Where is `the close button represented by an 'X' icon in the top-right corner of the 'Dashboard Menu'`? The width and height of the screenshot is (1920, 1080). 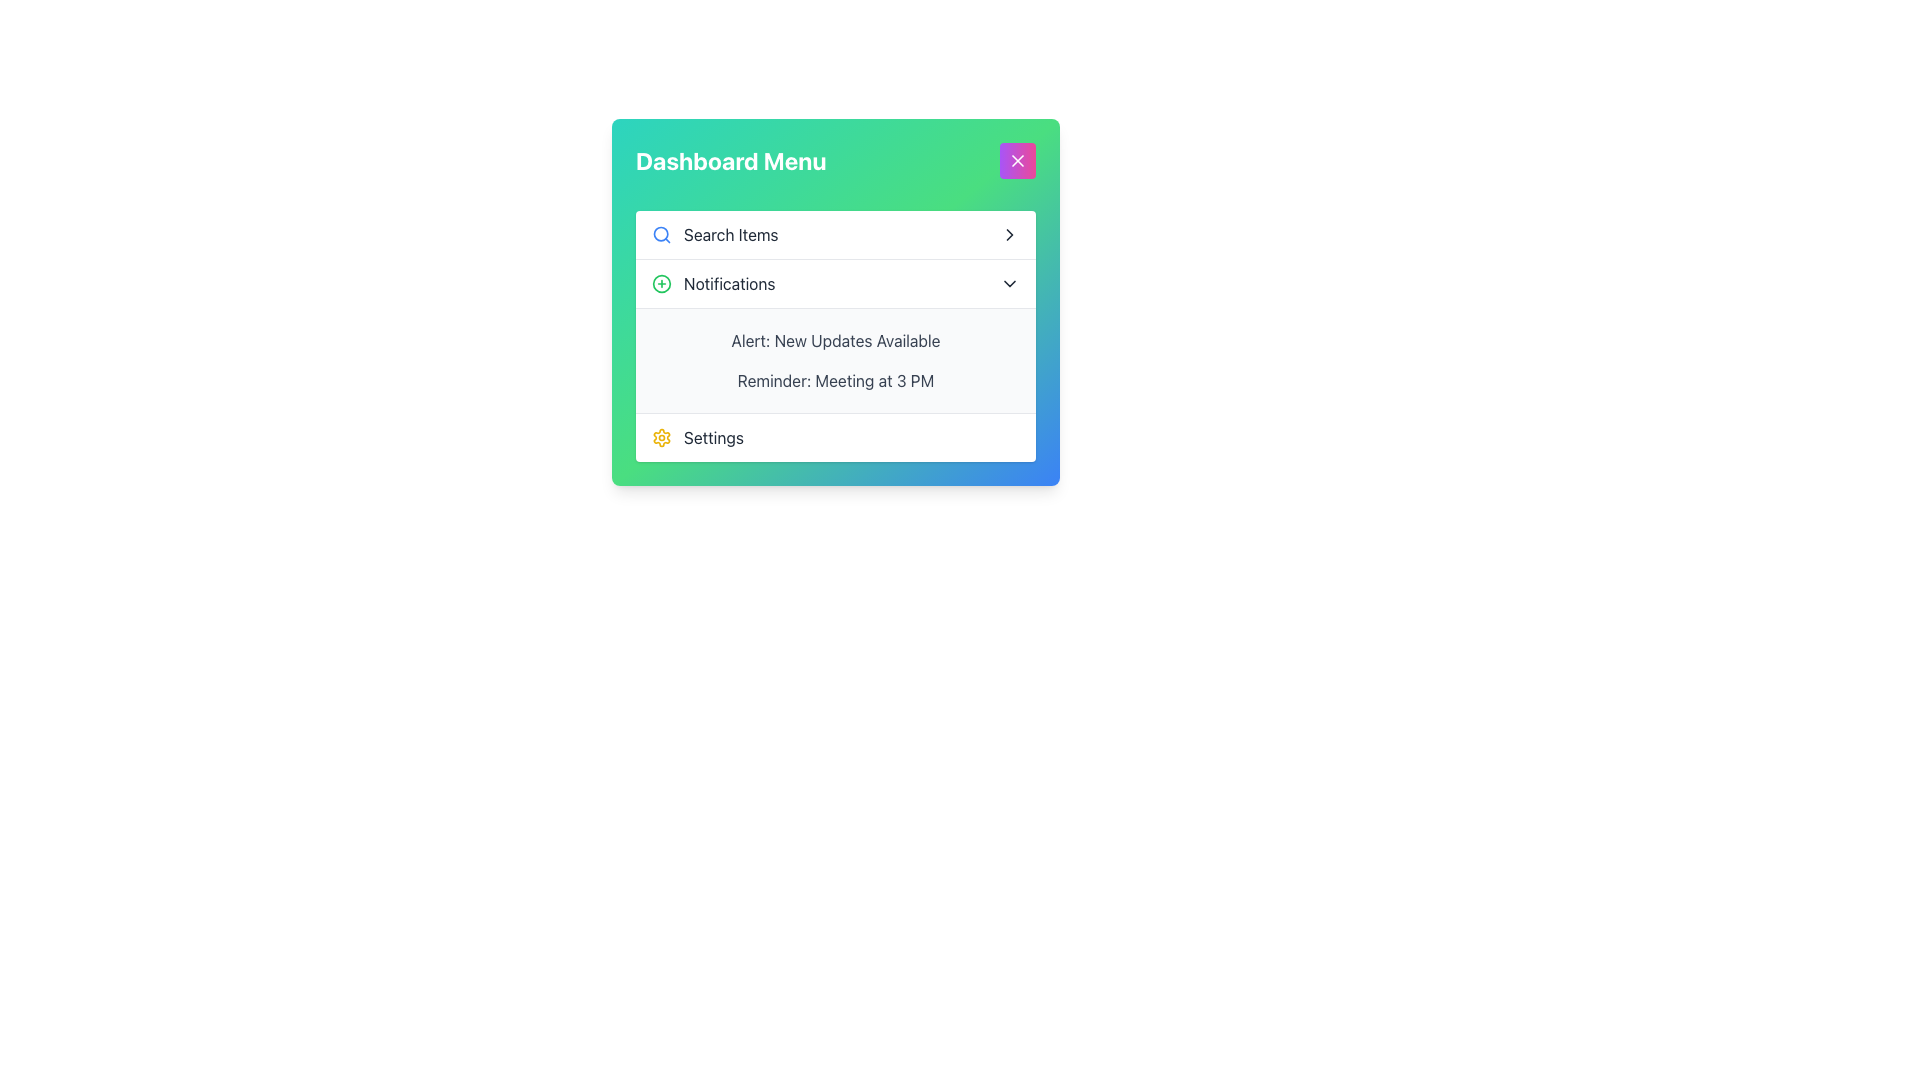
the close button represented by an 'X' icon in the top-right corner of the 'Dashboard Menu' is located at coordinates (1017, 160).